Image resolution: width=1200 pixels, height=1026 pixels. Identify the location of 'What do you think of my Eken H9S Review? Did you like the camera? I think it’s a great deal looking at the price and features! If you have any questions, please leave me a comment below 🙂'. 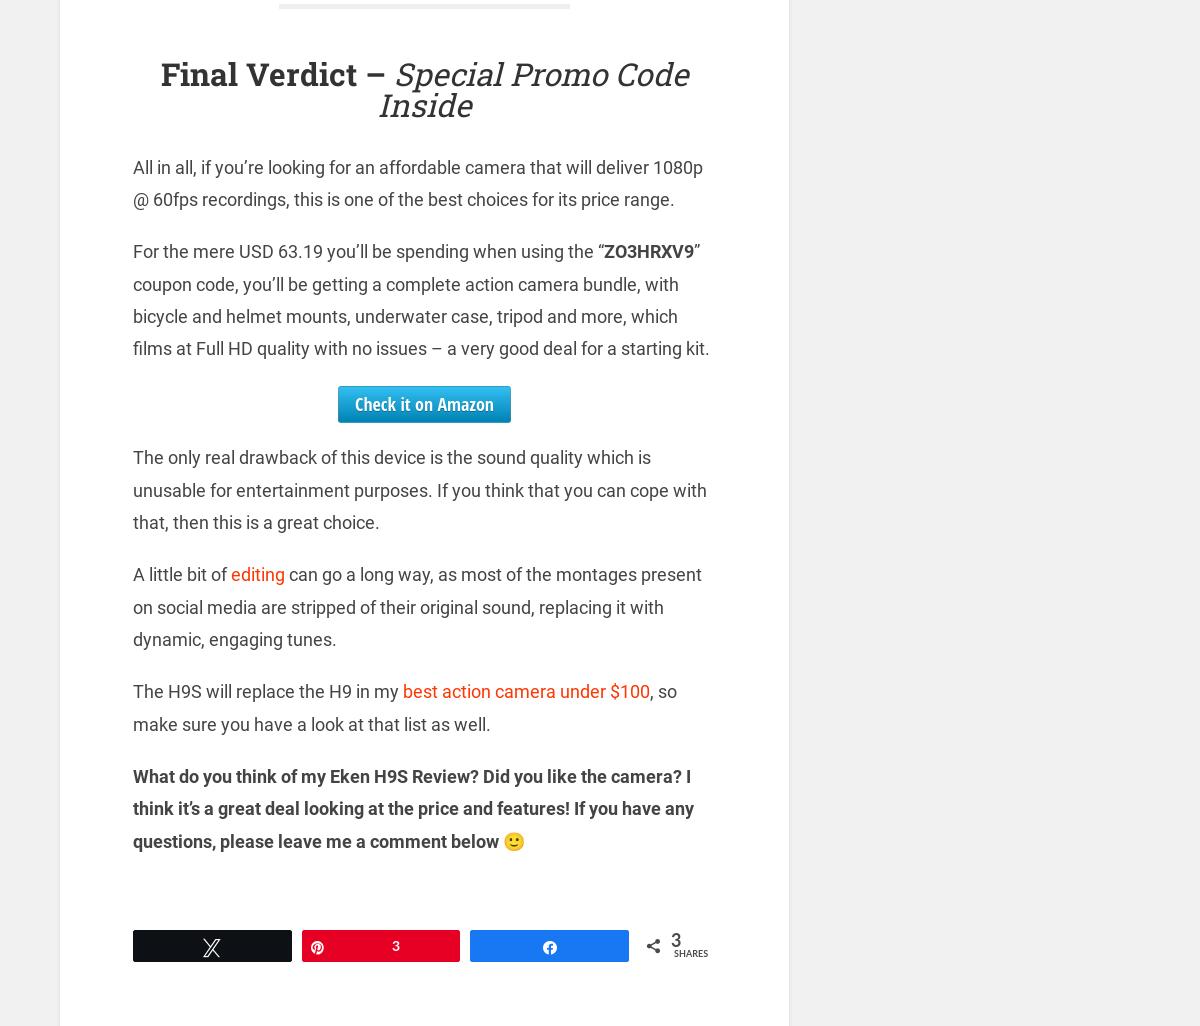
(132, 806).